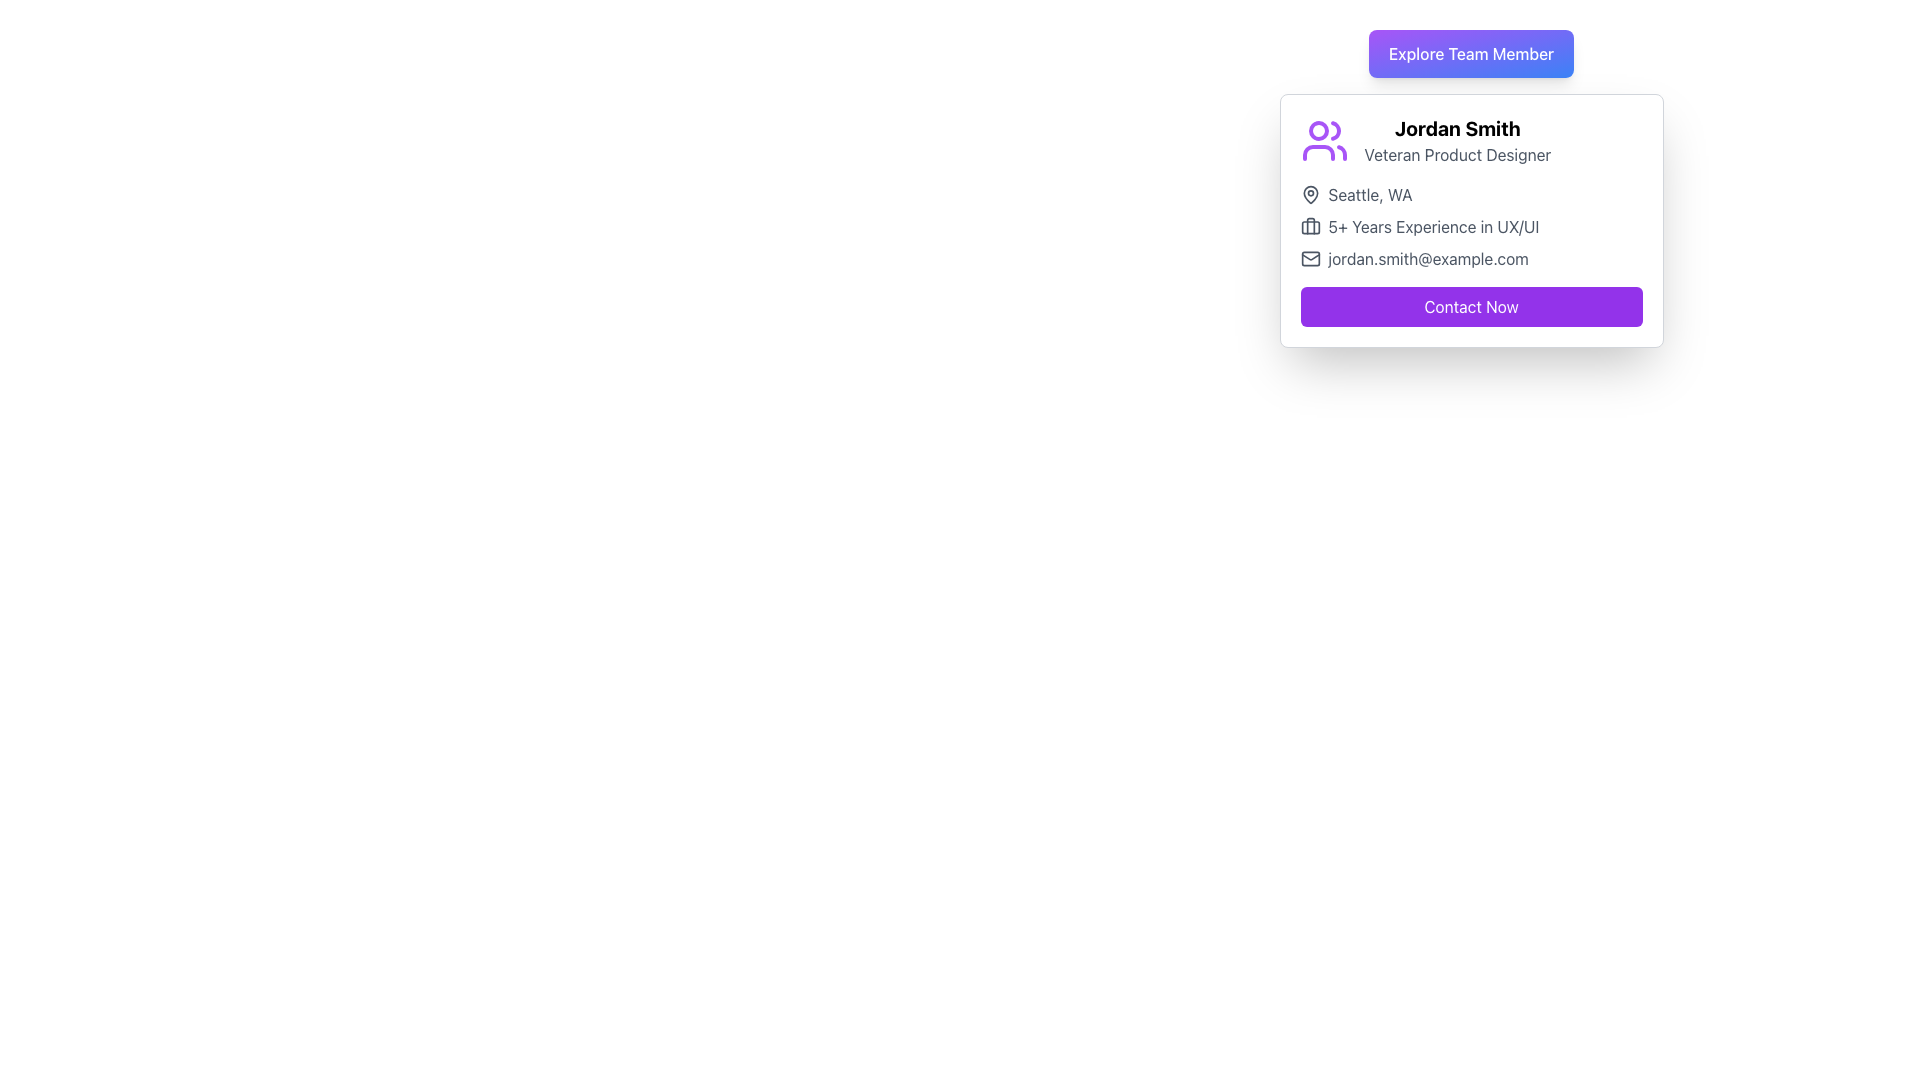 The height and width of the screenshot is (1080, 1920). What do you see at coordinates (1310, 195) in the screenshot?
I see `the geographical icon representing 'Seattle, WA' located at the top-left side of Jordan Smith's information card` at bounding box center [1310, 195].